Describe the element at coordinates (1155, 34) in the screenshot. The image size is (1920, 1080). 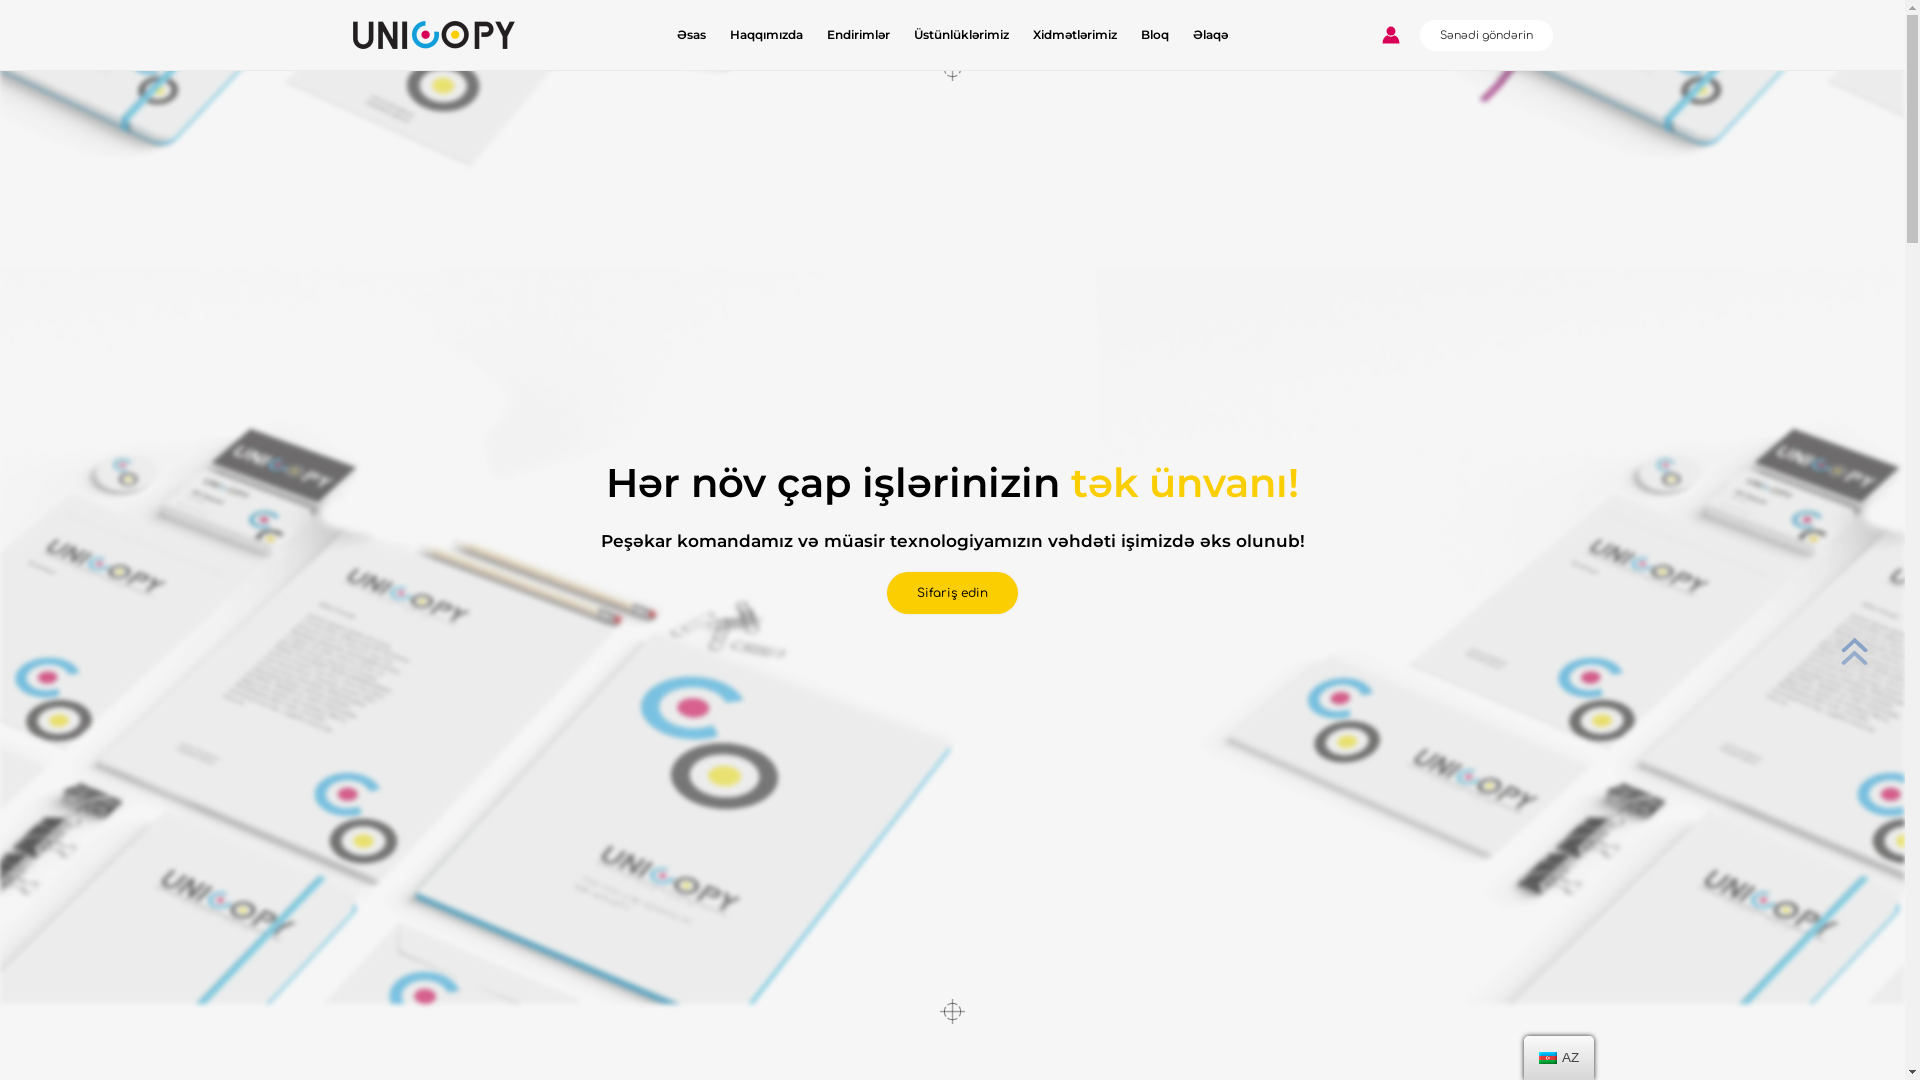
I see `'Bloq'` at that location.